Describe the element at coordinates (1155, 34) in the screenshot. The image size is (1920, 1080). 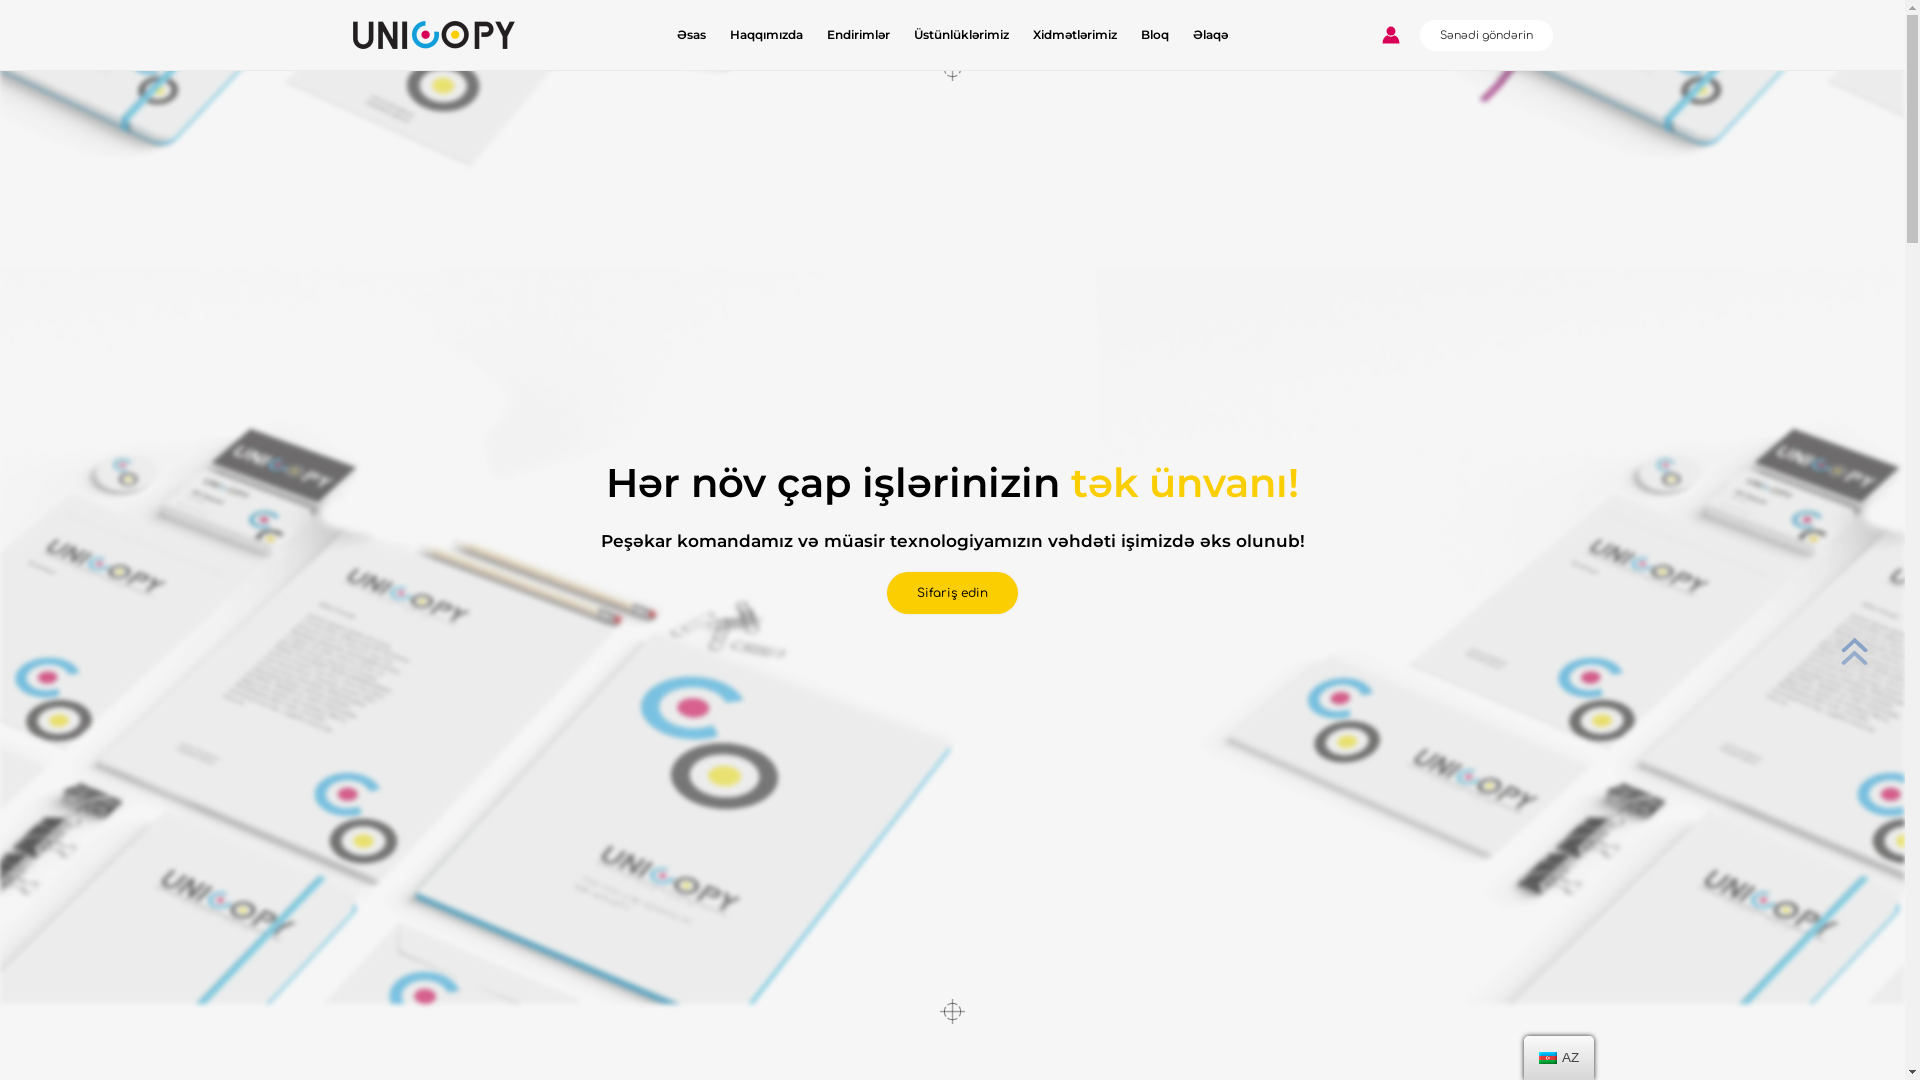
I see `'Bloq'` at that location.